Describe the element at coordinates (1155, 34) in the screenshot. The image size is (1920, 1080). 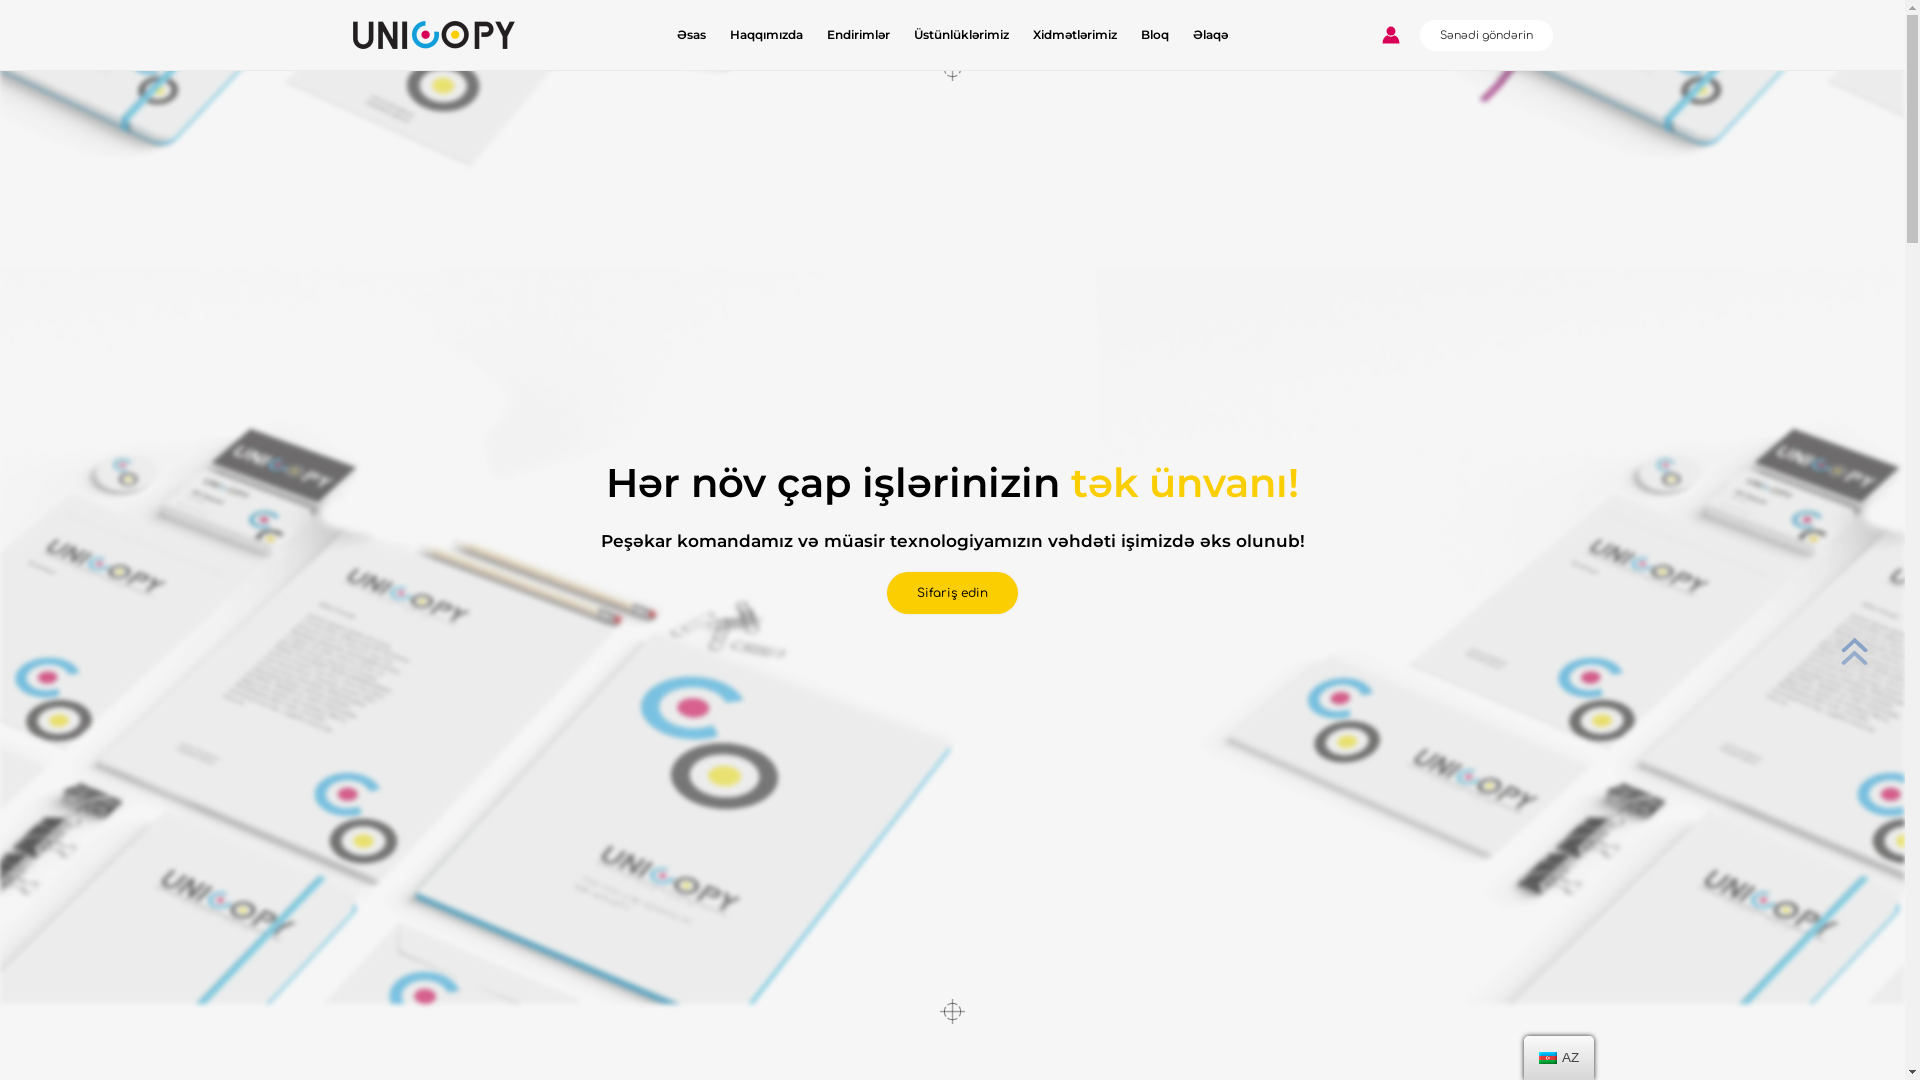
I see `'Bloq'` at that location.